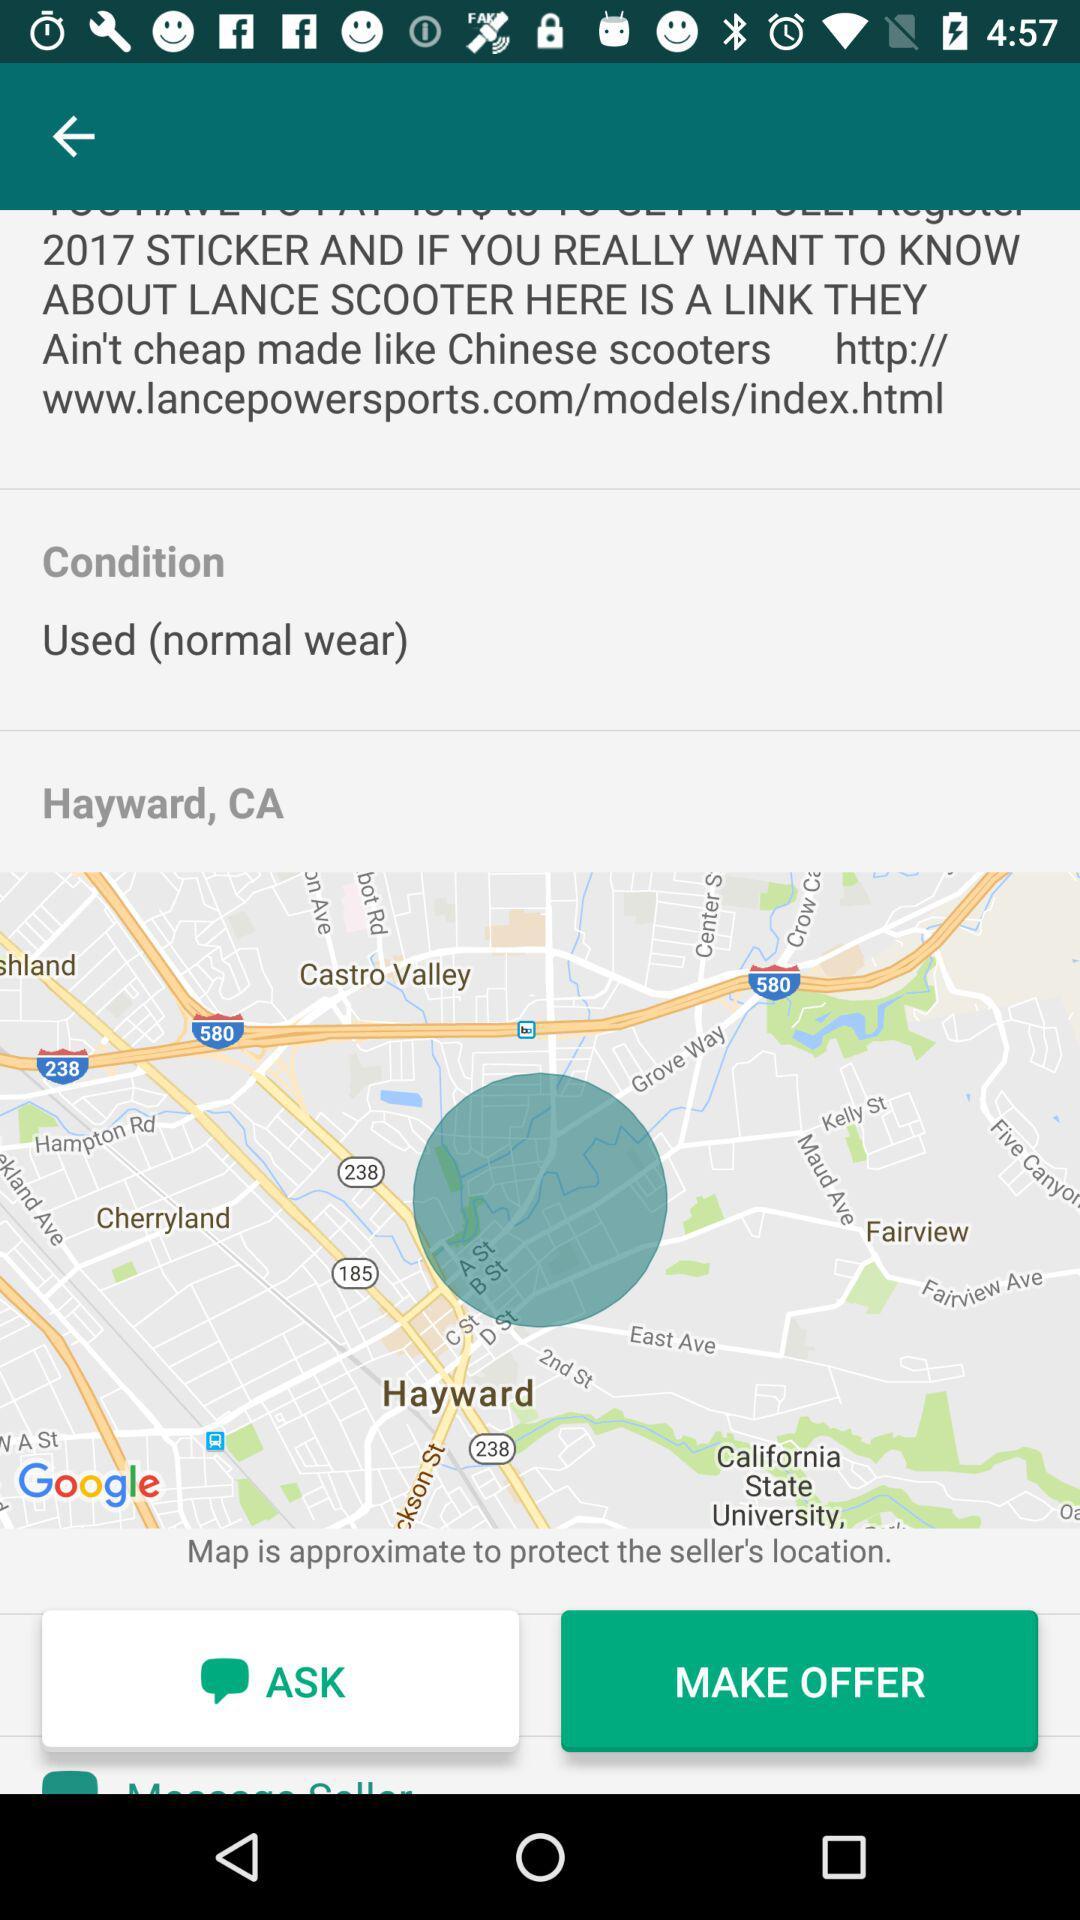 This screenshot has height=1920, width=1080. What do you see at coordinates (798, 1680) in the screenshot?
I see `item to the right of ask item` at bounding box center [798, 1680].